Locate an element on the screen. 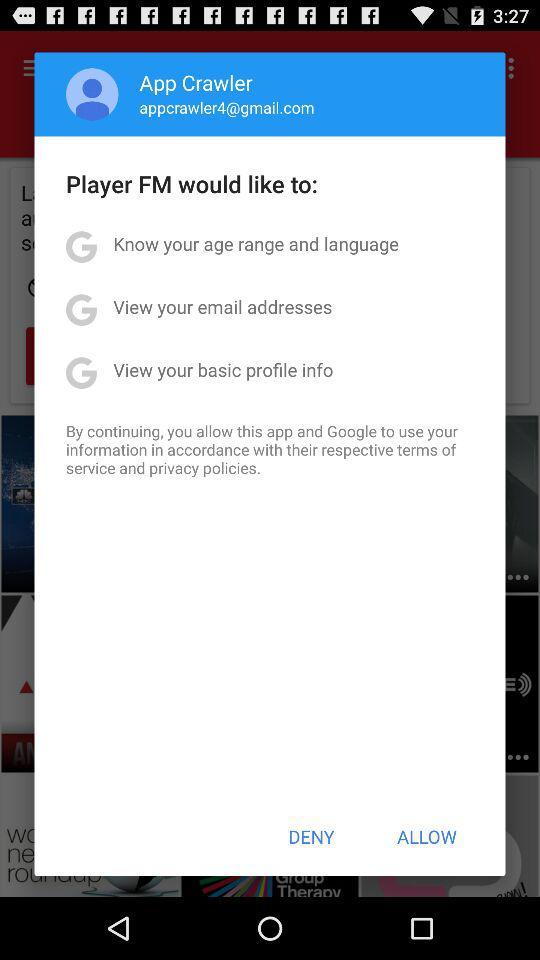  item above player fm would item is located at coordinates (91, 94).